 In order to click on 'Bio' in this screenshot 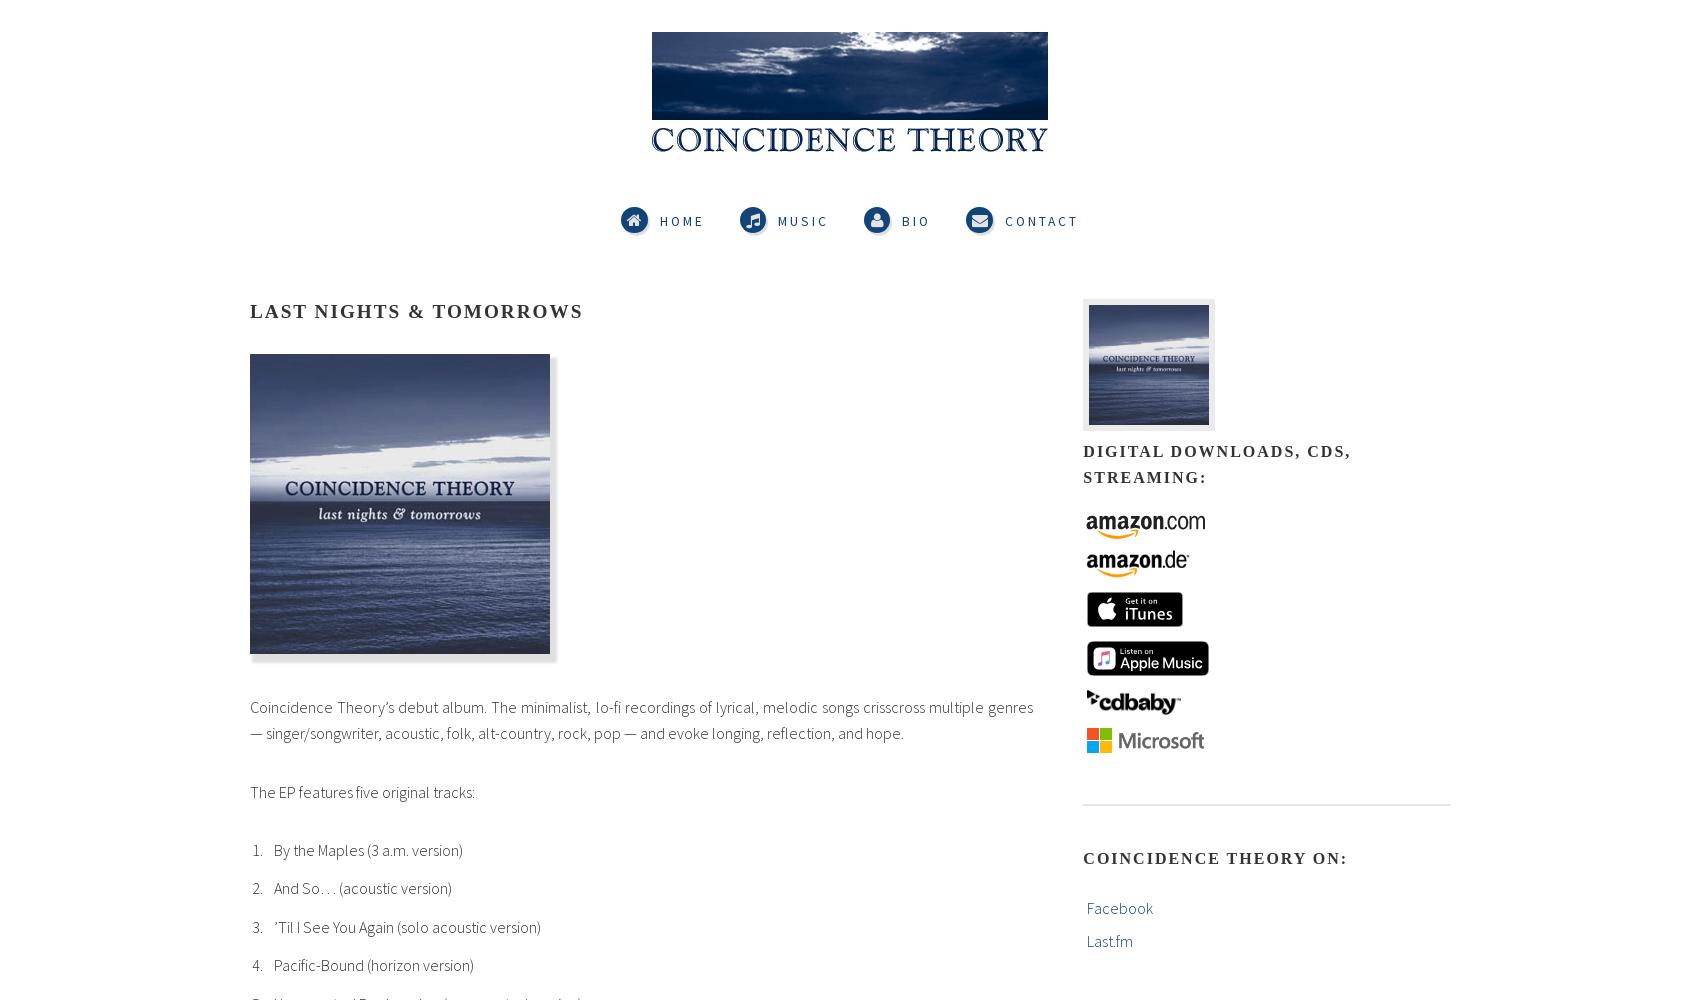, I will do `click(916, 219)`.